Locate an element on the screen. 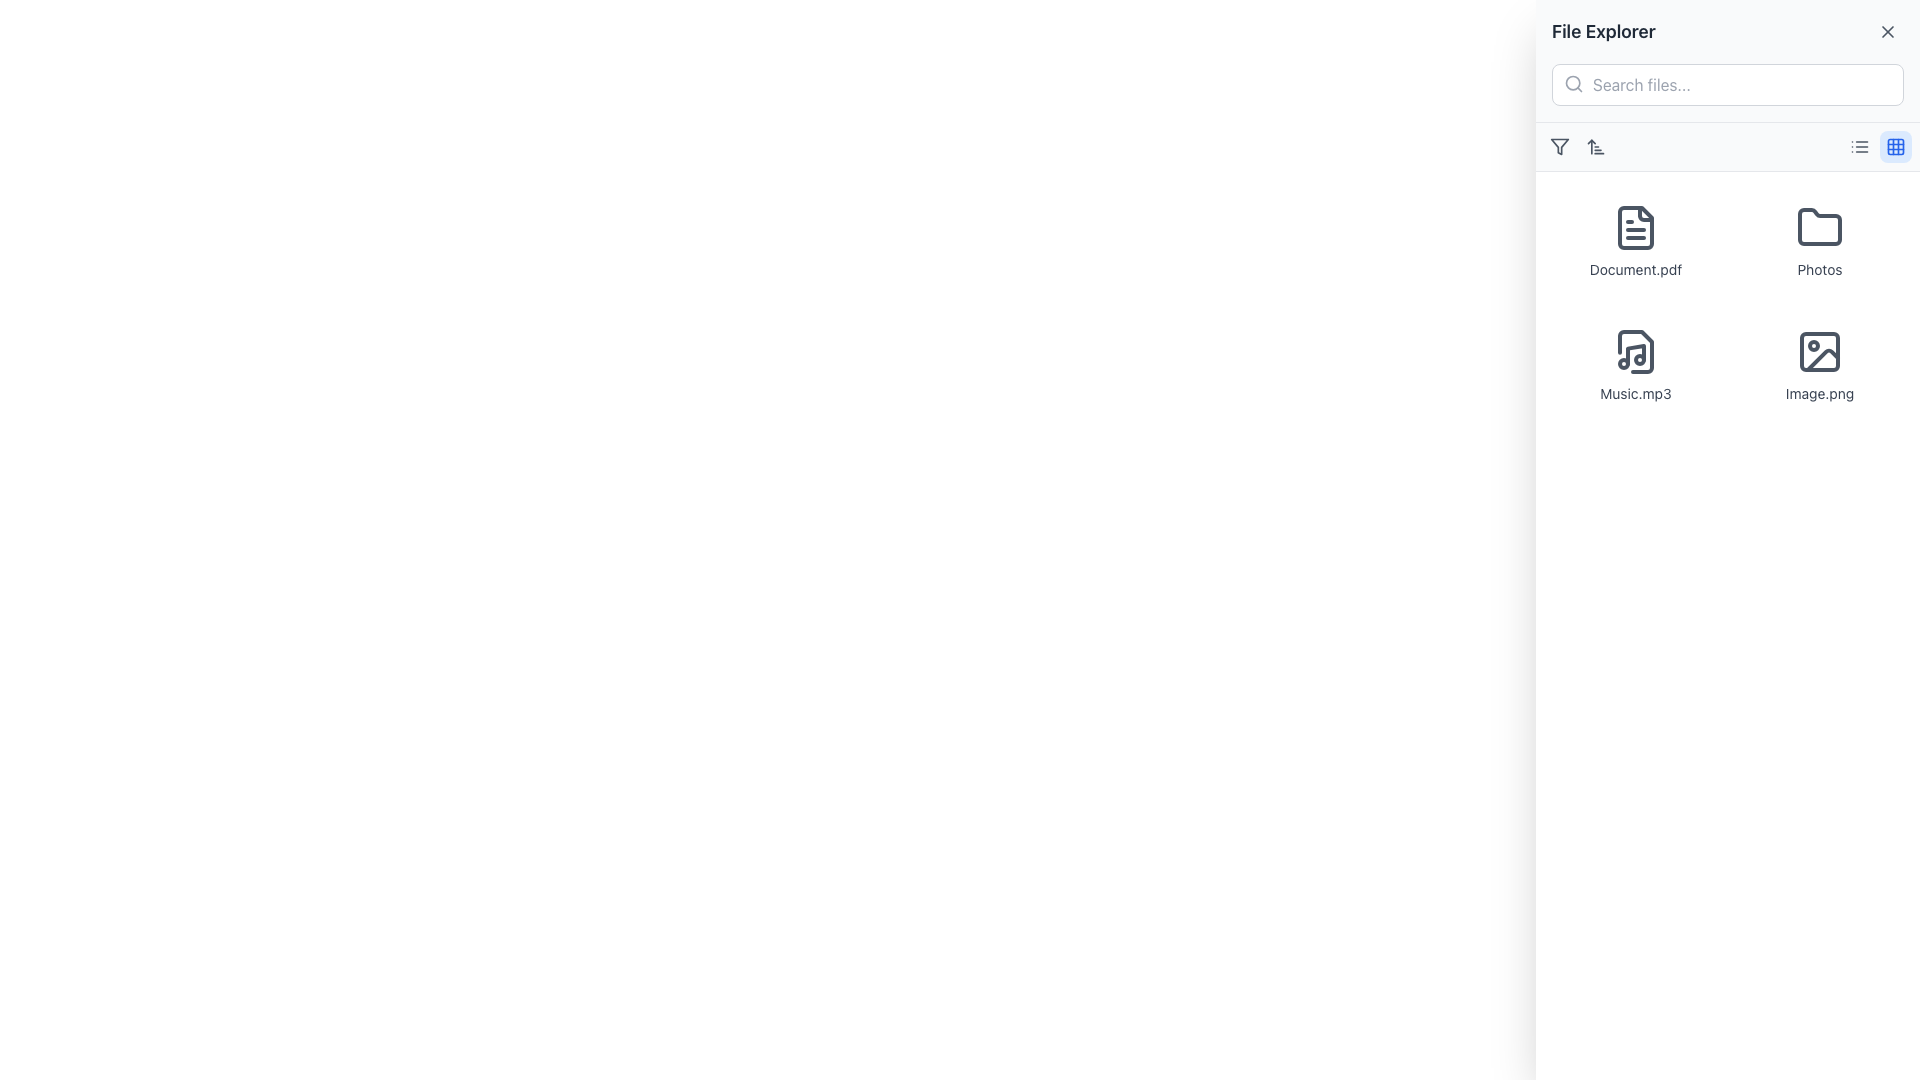 The image size is (1920, 1080). the circular lens element of the magnifying glass icon associated with search functionality, located to the left of the text input field is located at coordinates (1572, 82).